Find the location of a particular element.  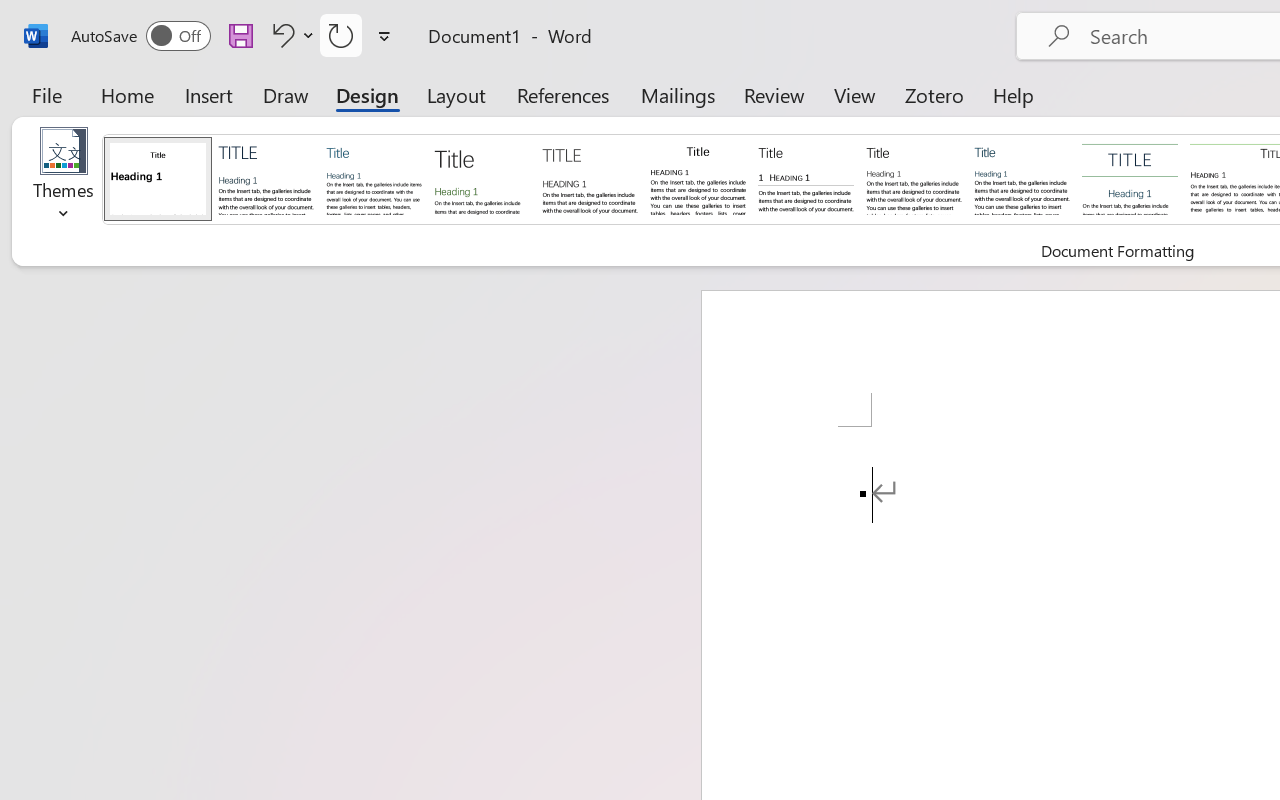

'Undo Style' is located at coordinates (289, 34).